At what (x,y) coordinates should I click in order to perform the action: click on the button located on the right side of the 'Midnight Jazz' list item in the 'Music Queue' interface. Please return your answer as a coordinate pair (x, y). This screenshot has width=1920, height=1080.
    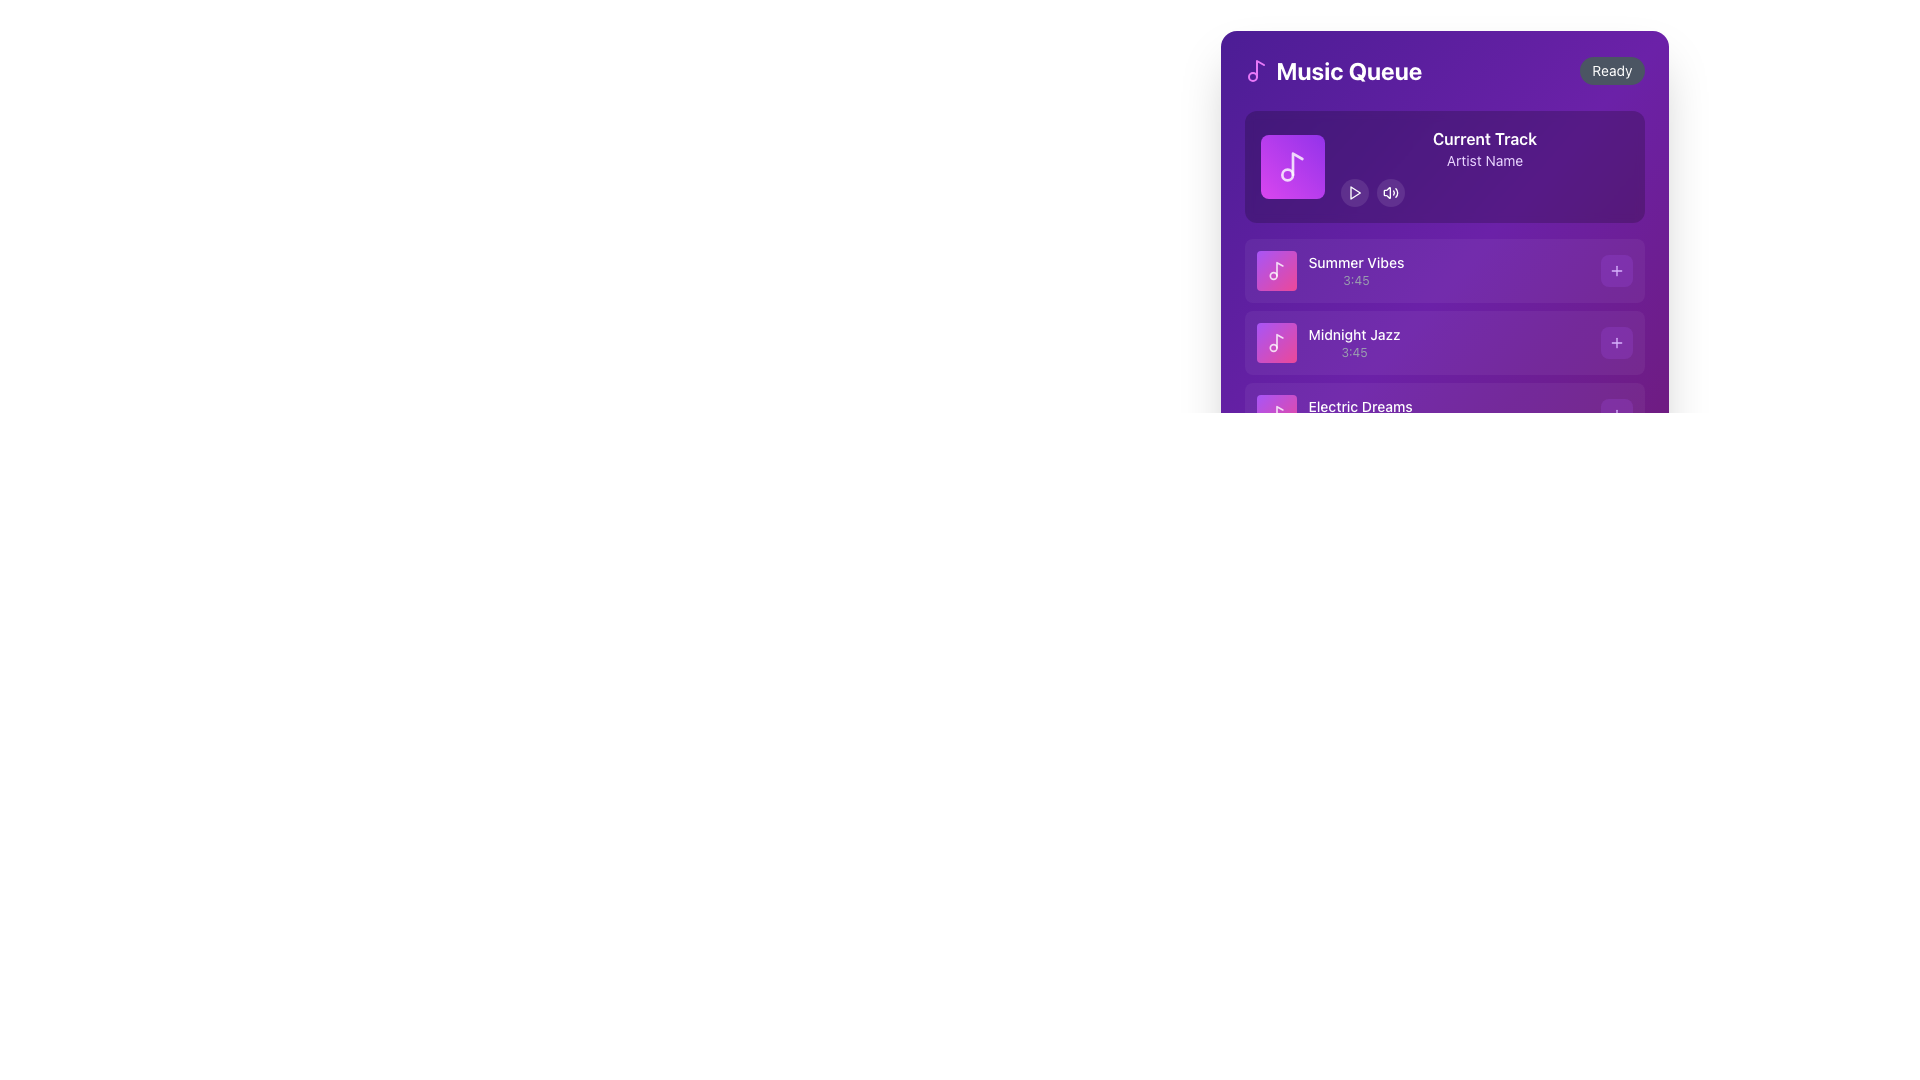
    Looking at the image, I should click on (1616, 342).